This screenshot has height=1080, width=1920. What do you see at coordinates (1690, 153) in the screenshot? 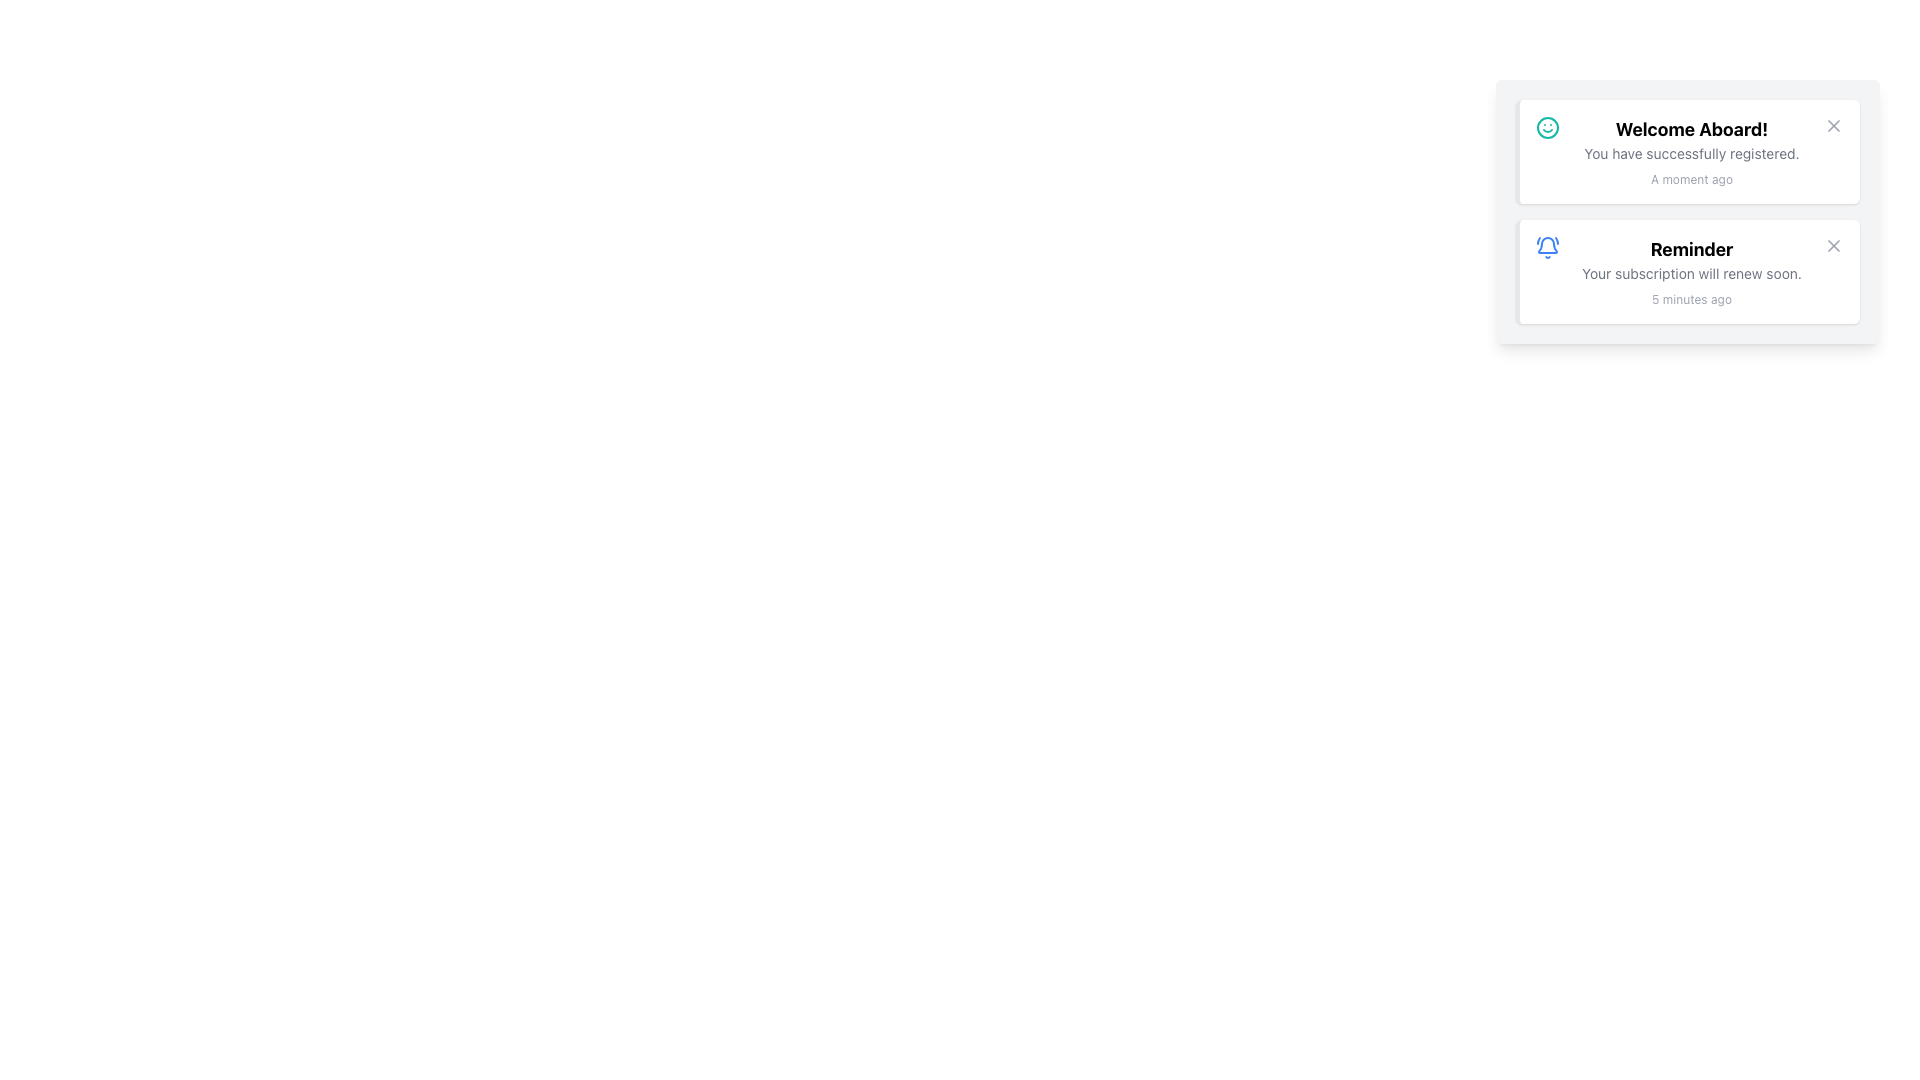
I see `text from the Text Label that indicates the user's registration attempt has been successful, positioned below 'Welcome Aboard!' and above the timestamp in the notification card` at bounding box center [1690, 153].